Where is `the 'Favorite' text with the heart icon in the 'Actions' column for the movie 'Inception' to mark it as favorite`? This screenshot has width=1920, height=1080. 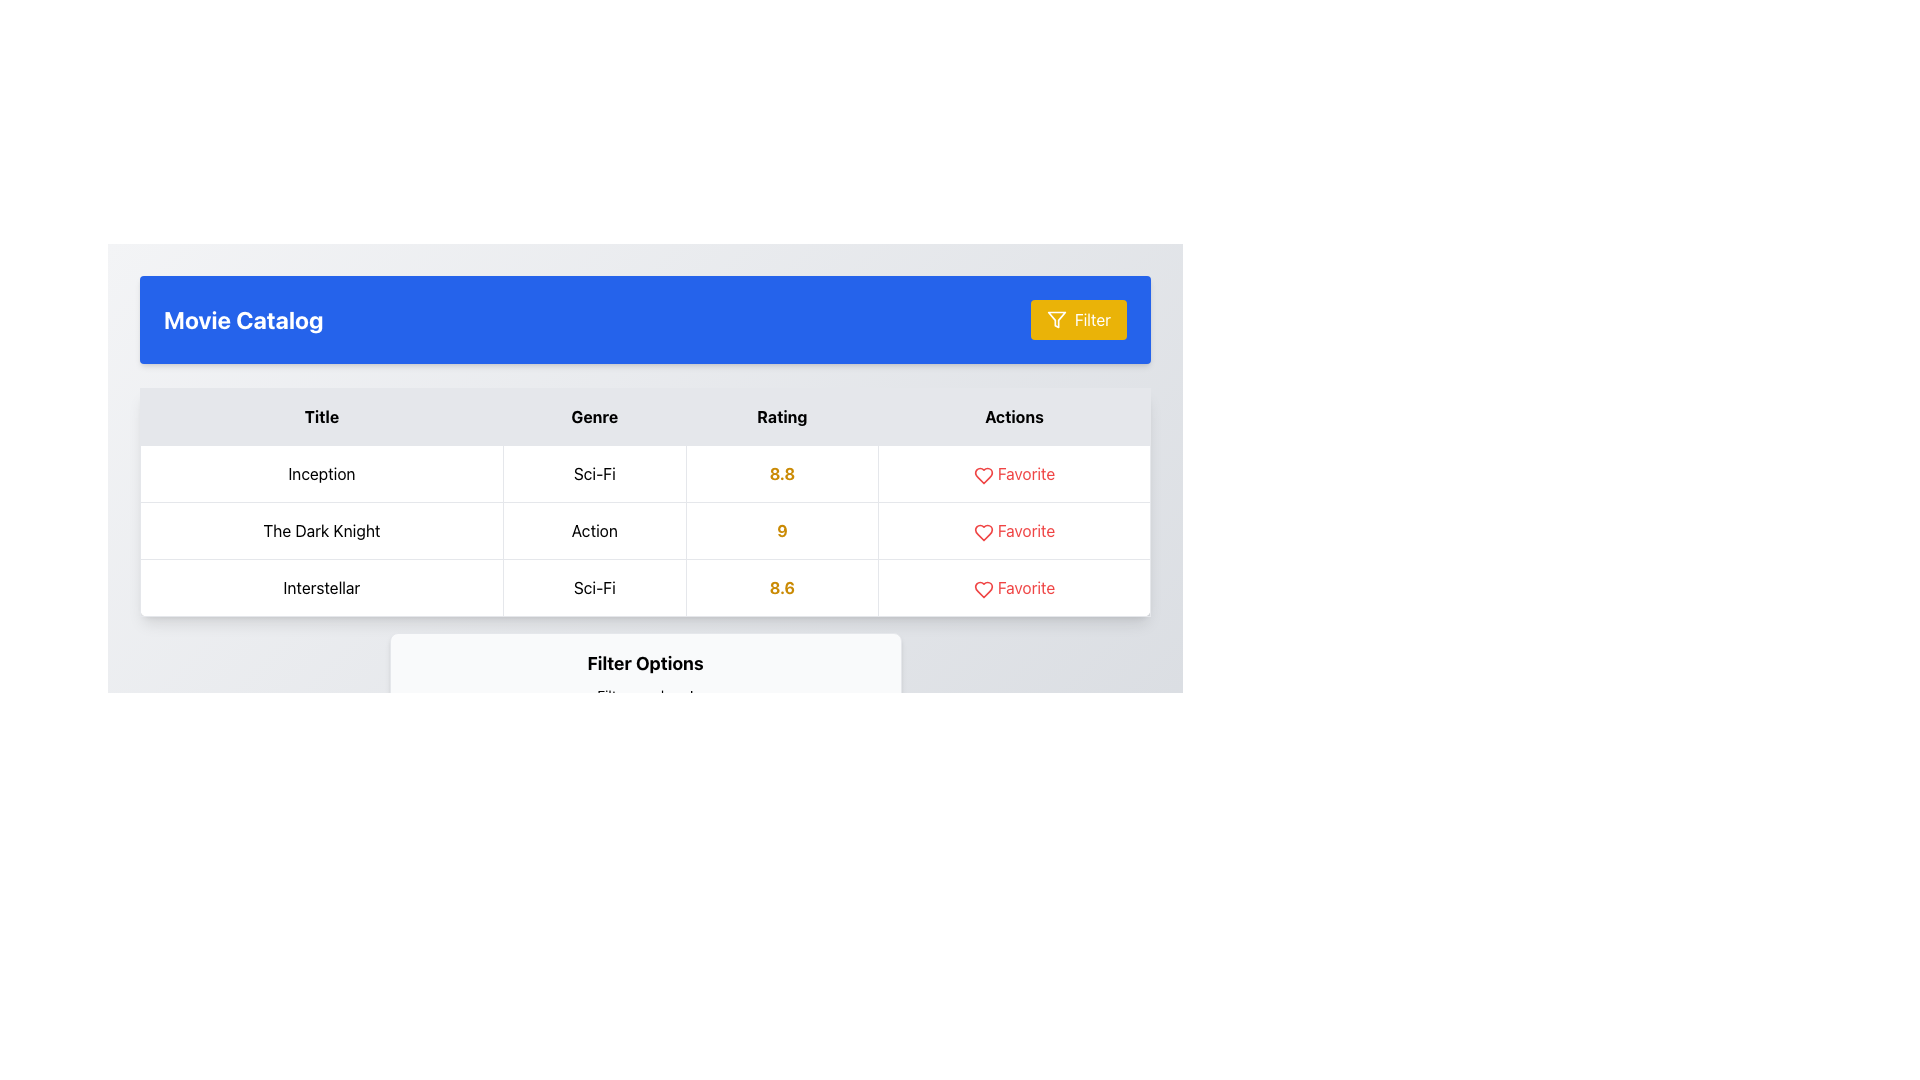 the 'Favorite' text with the heart icon in the 'Actions' column for the movie 'Inception' to mark it as favorite is located at coordinates (1014, 474).